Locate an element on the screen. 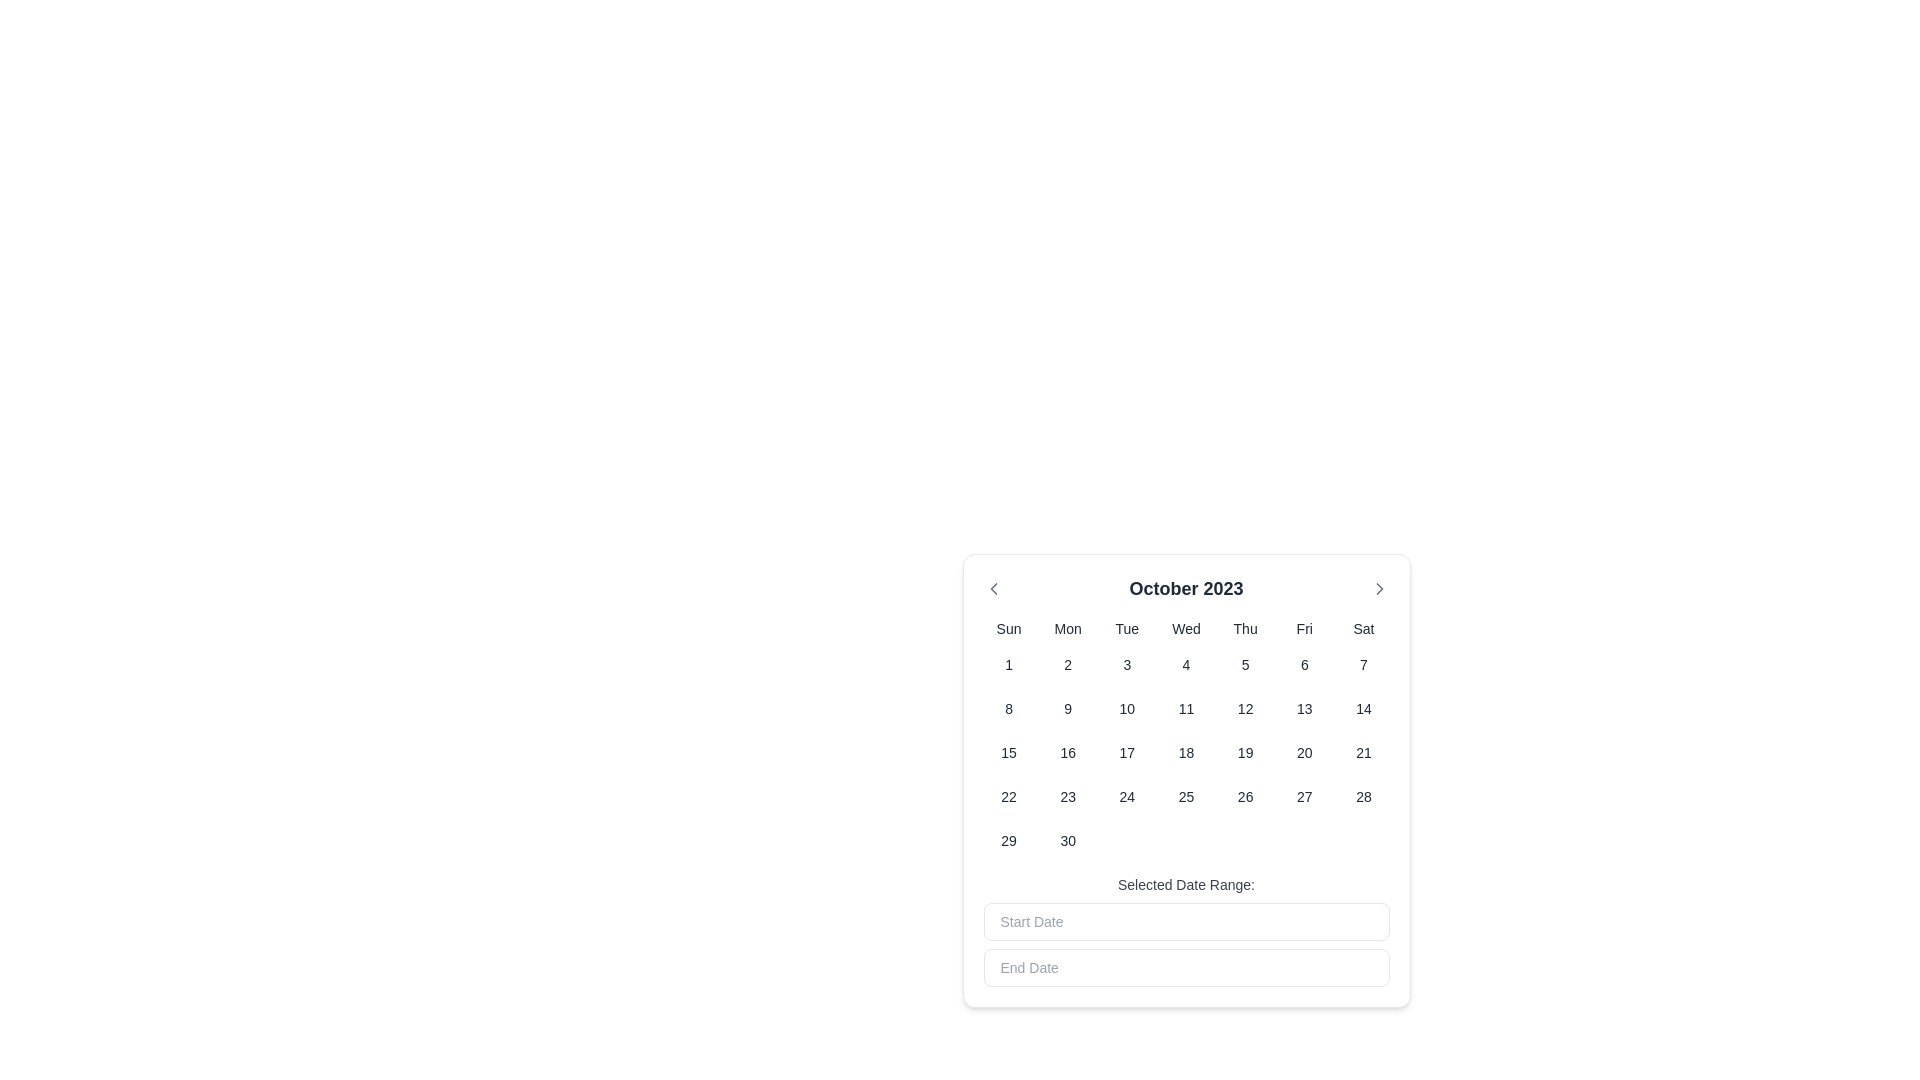 Image resolution: width=1920 pixels, height=1080 pixels. the Button-like component representing the 15th day of the month in the calendar grid is located at coordinates (1009, 752).